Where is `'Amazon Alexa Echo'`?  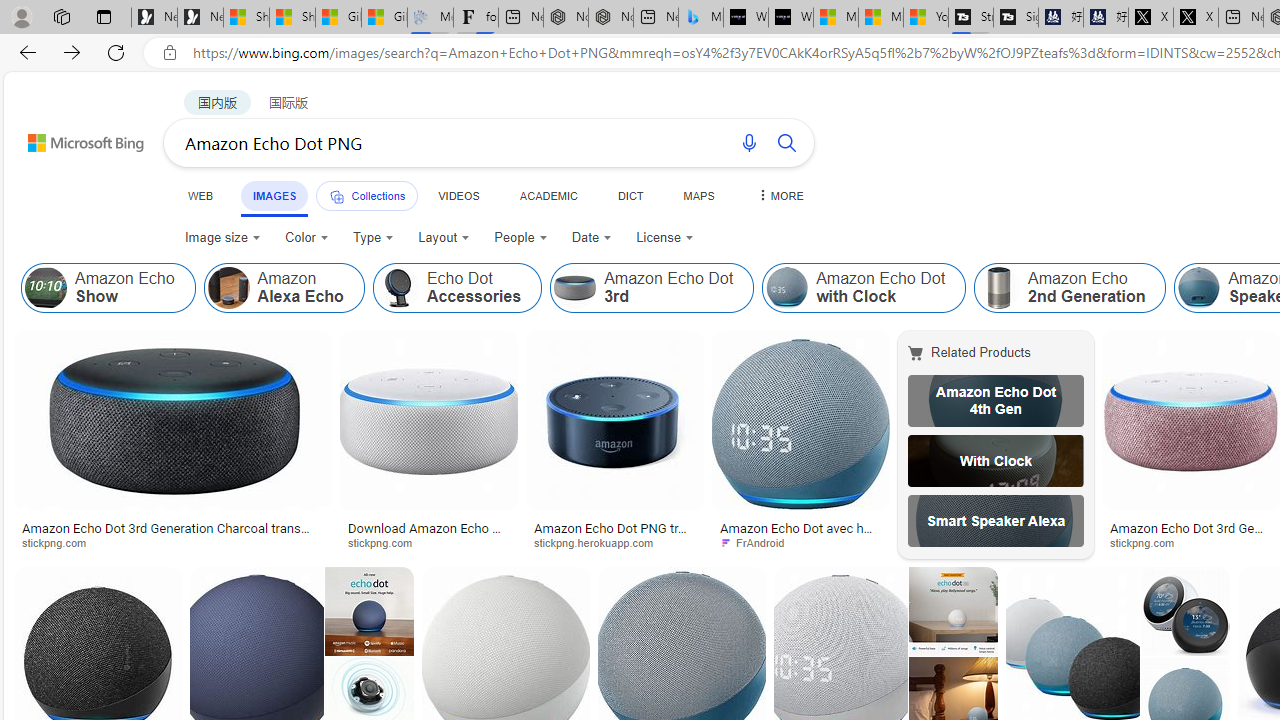
'Amazon Alexa Echo' is located at coordinates (282, 288).